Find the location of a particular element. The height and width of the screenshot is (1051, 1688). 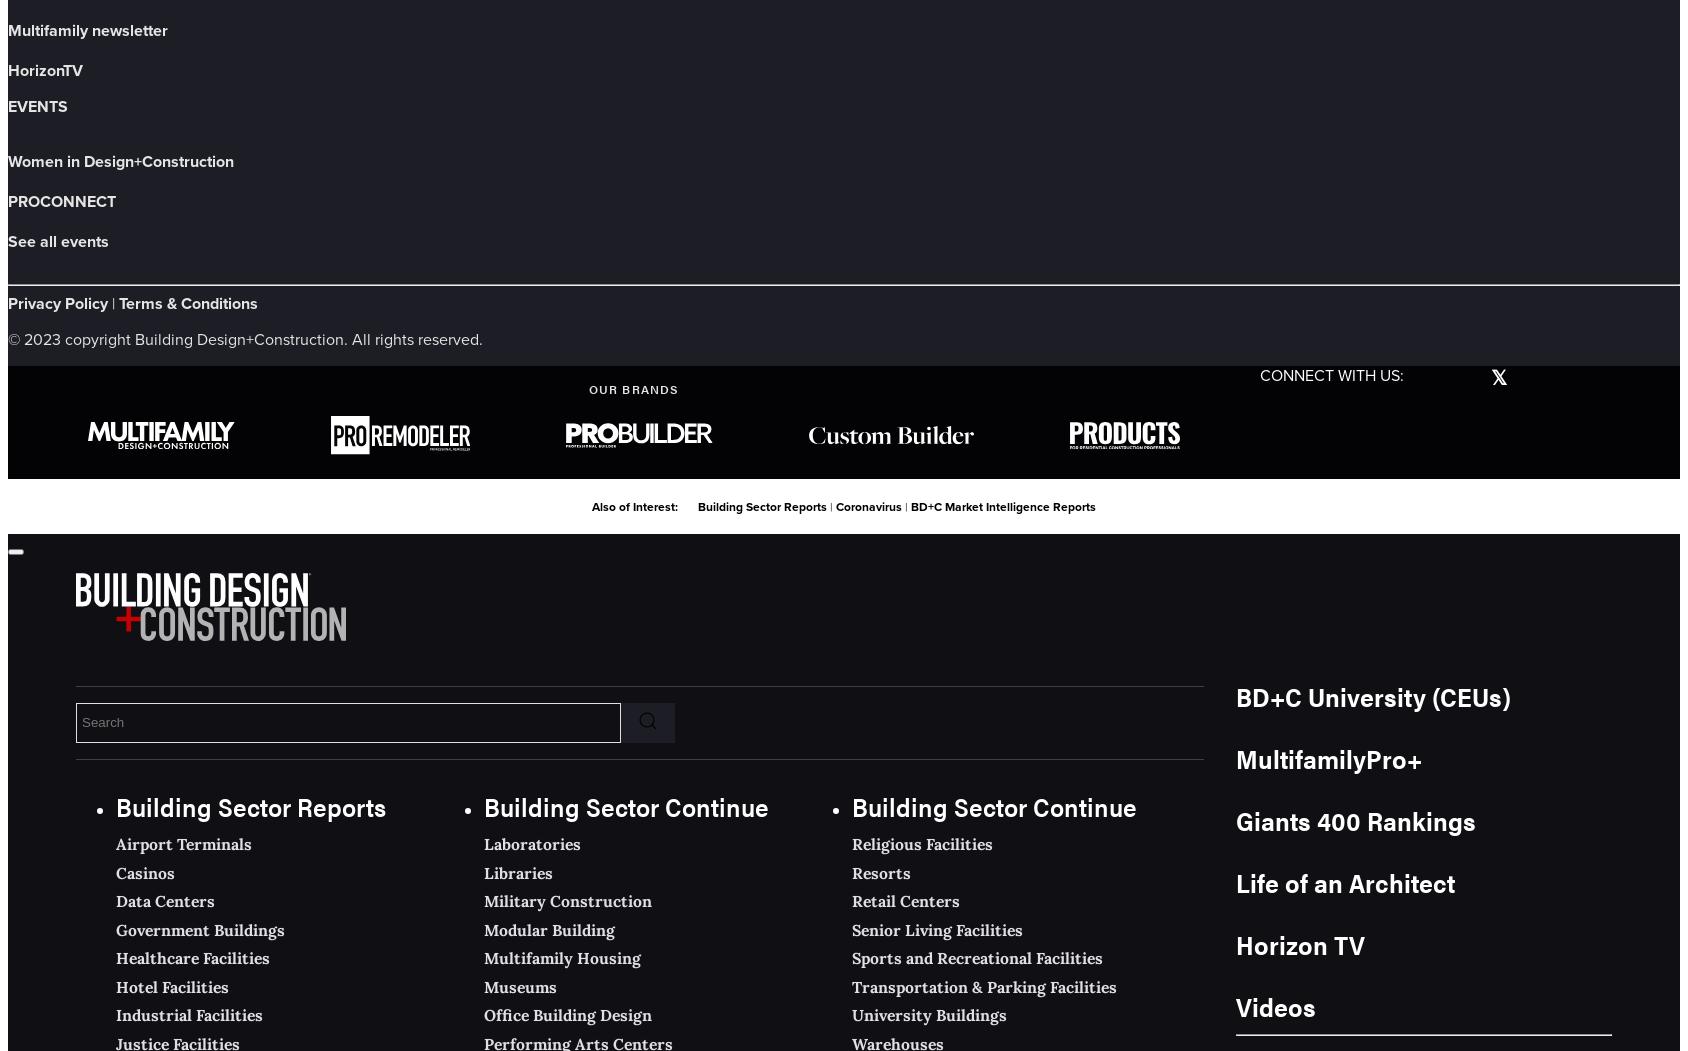

'Horizon TV' is located at coordinates (1299, 942).